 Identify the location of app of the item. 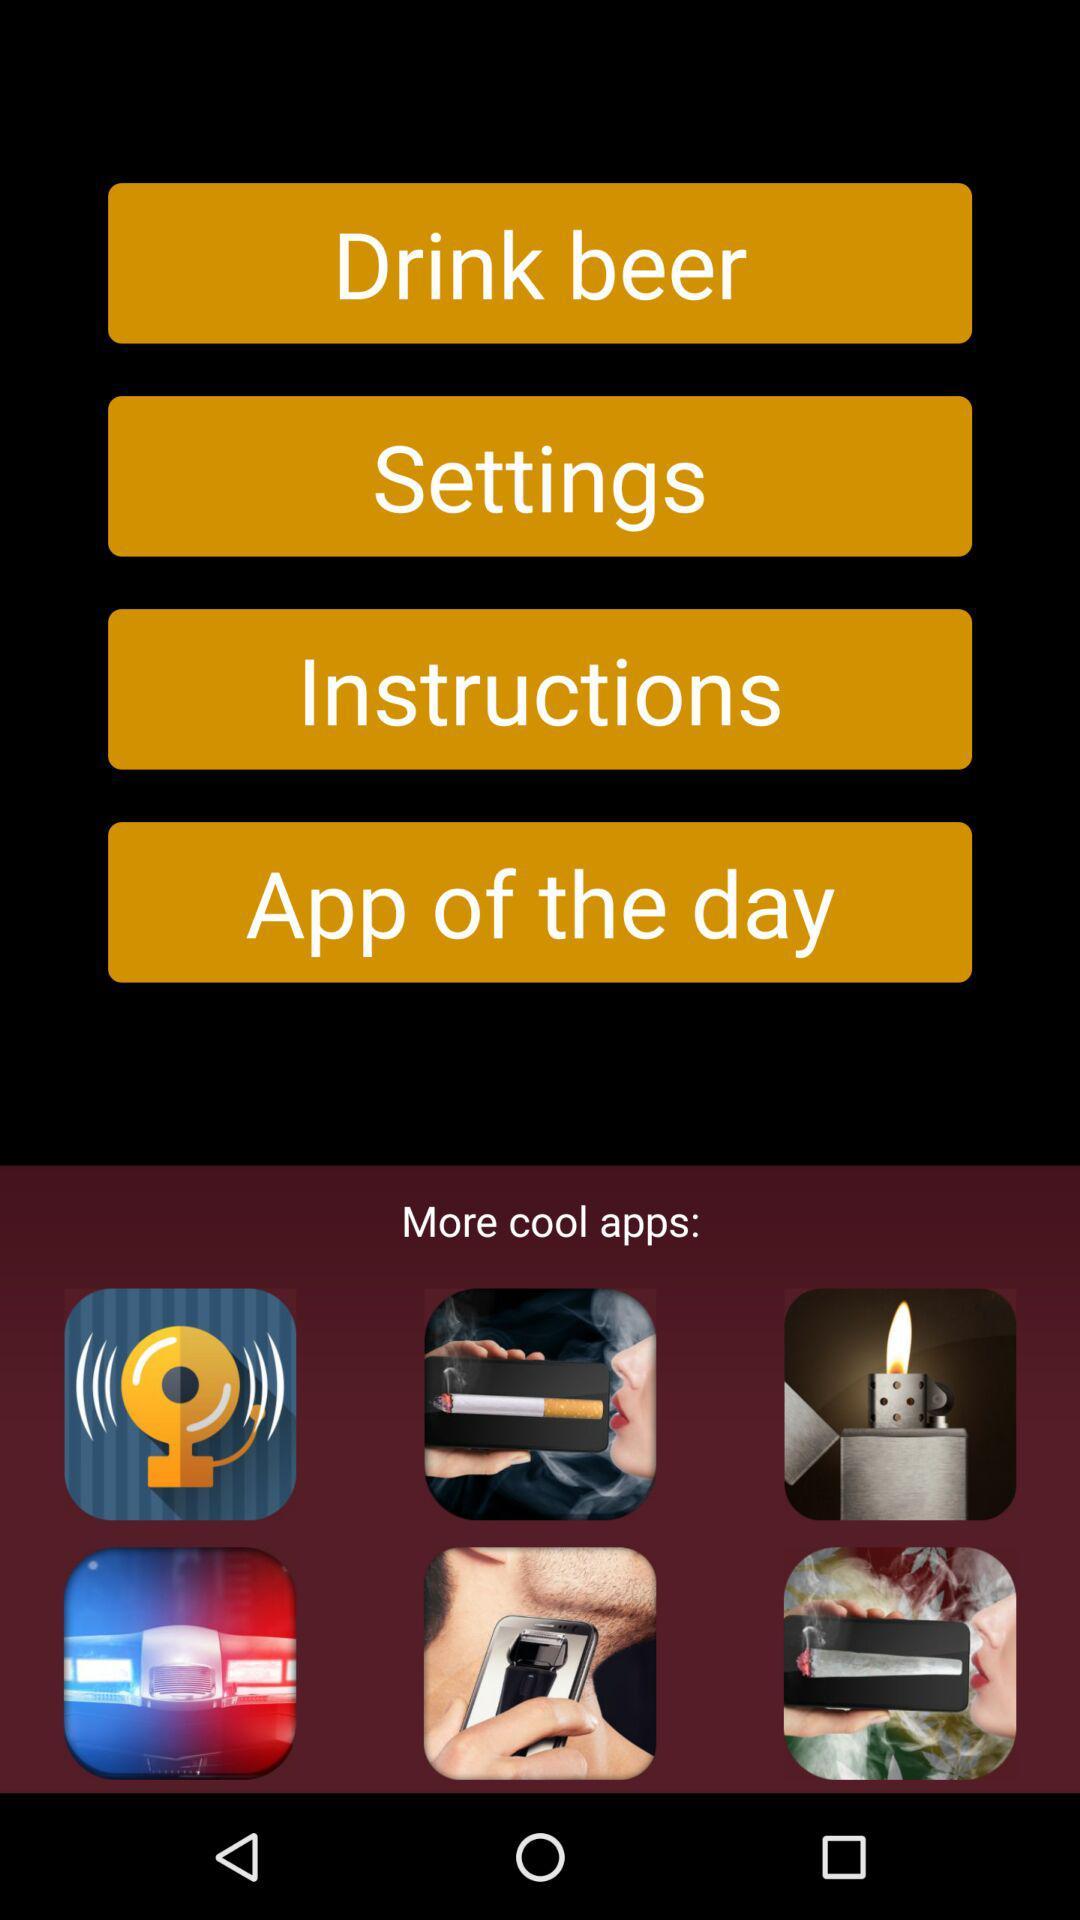
(540, 901).